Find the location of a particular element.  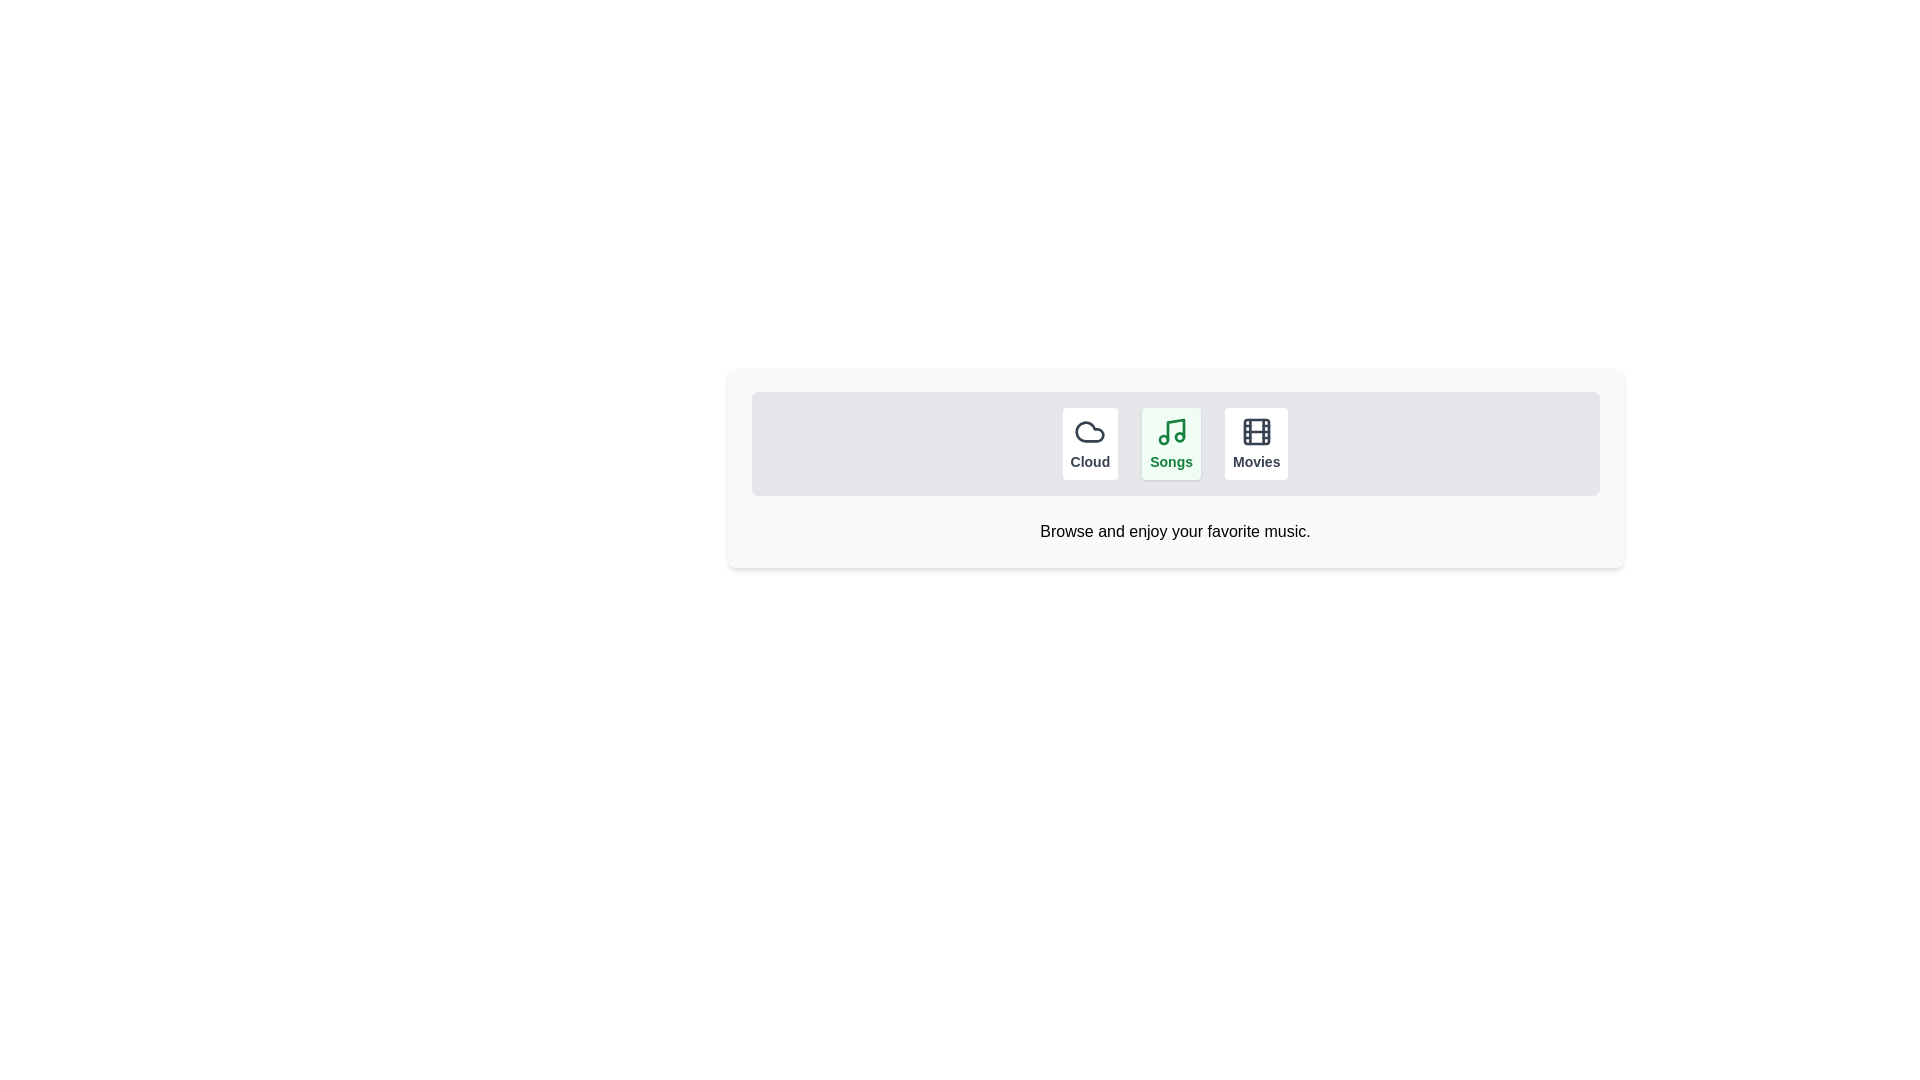

the green music note icon, which is centered above the 'Songs' text label within a green-highlighted card in the horizontal menu is located at coordinates (1171, 431).